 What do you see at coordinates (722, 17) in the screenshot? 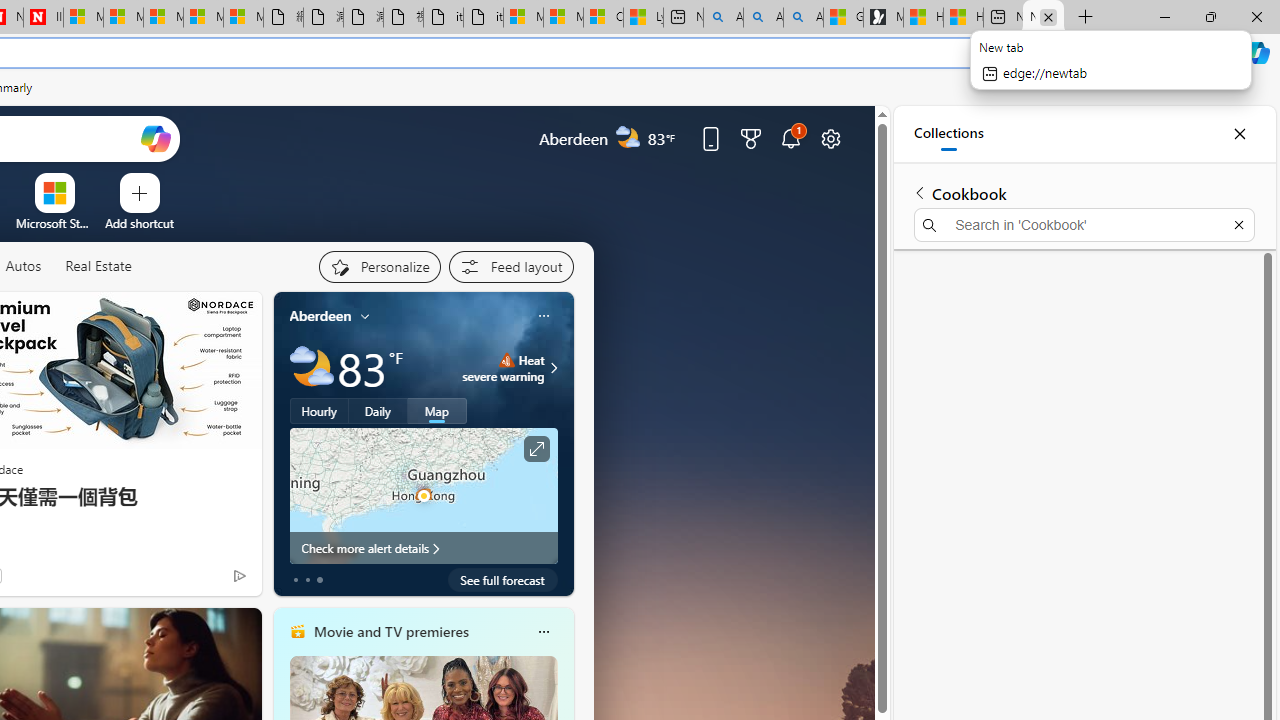
I see `'Alabama high school quarterback dies - Search'` at bounding box center [722, 17].